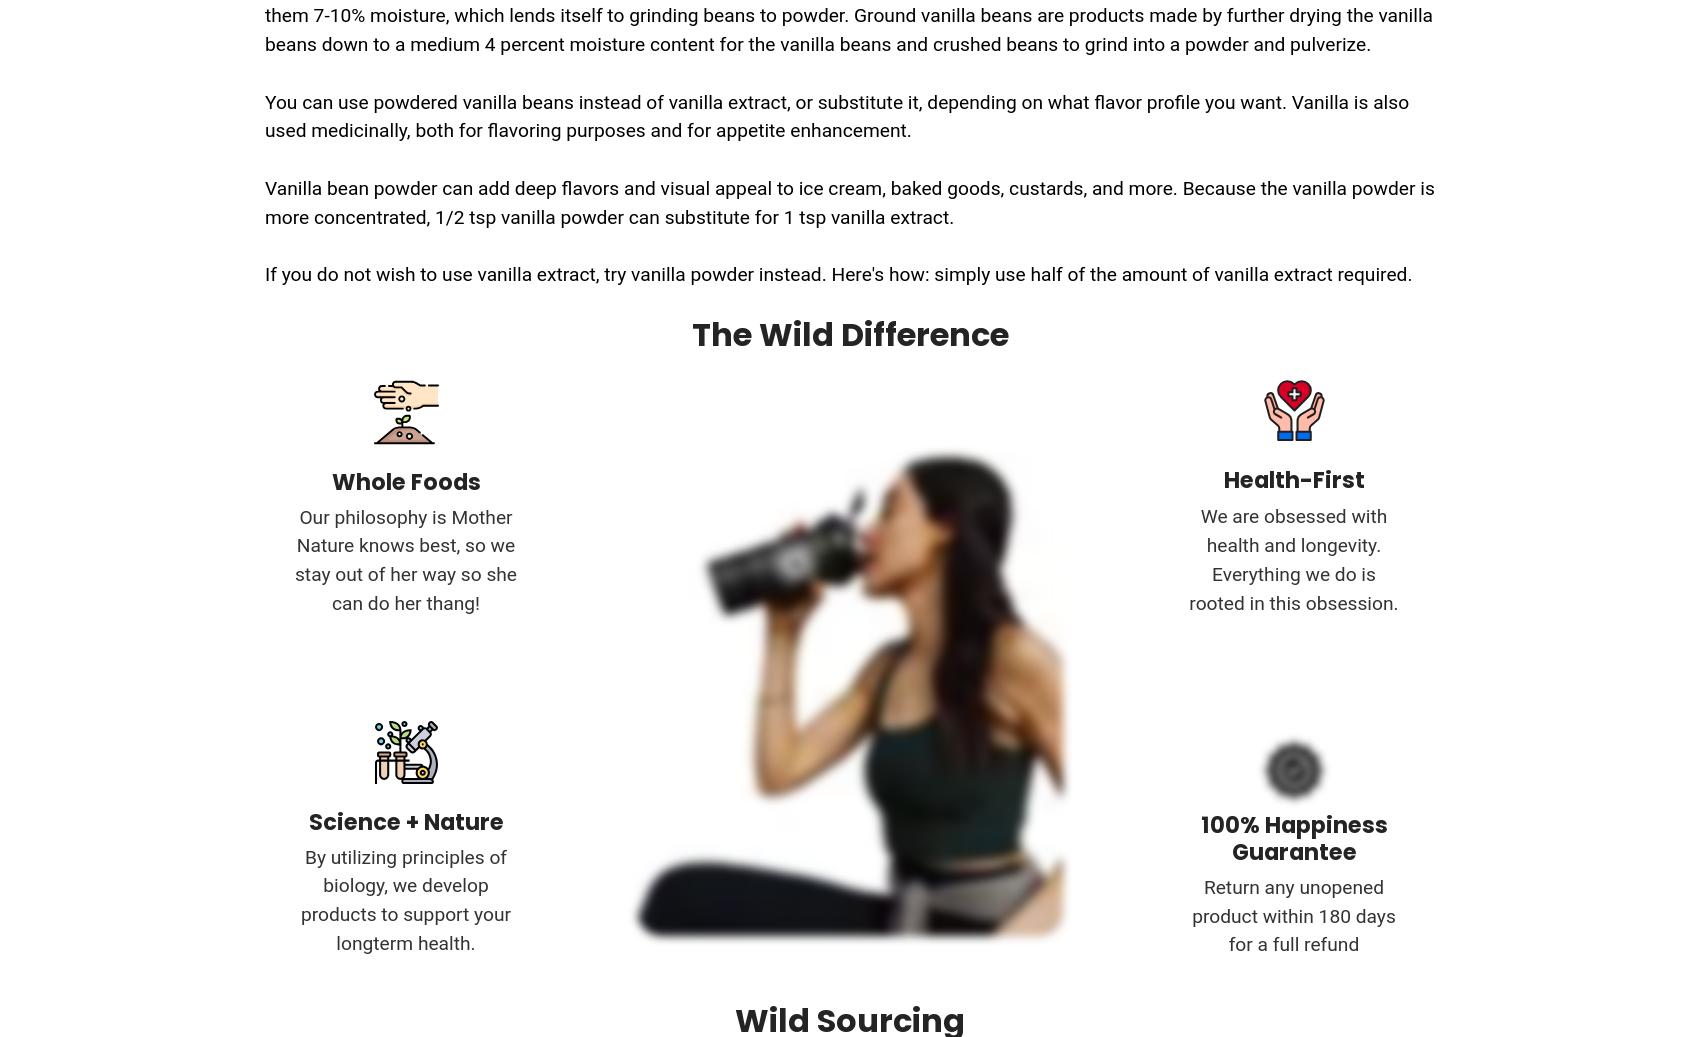 The image size is (1700, 1037). I want to click on 'We are obsessed with health and longevity. Everything we do is rooted in this obsession.', so click(1293, 559).